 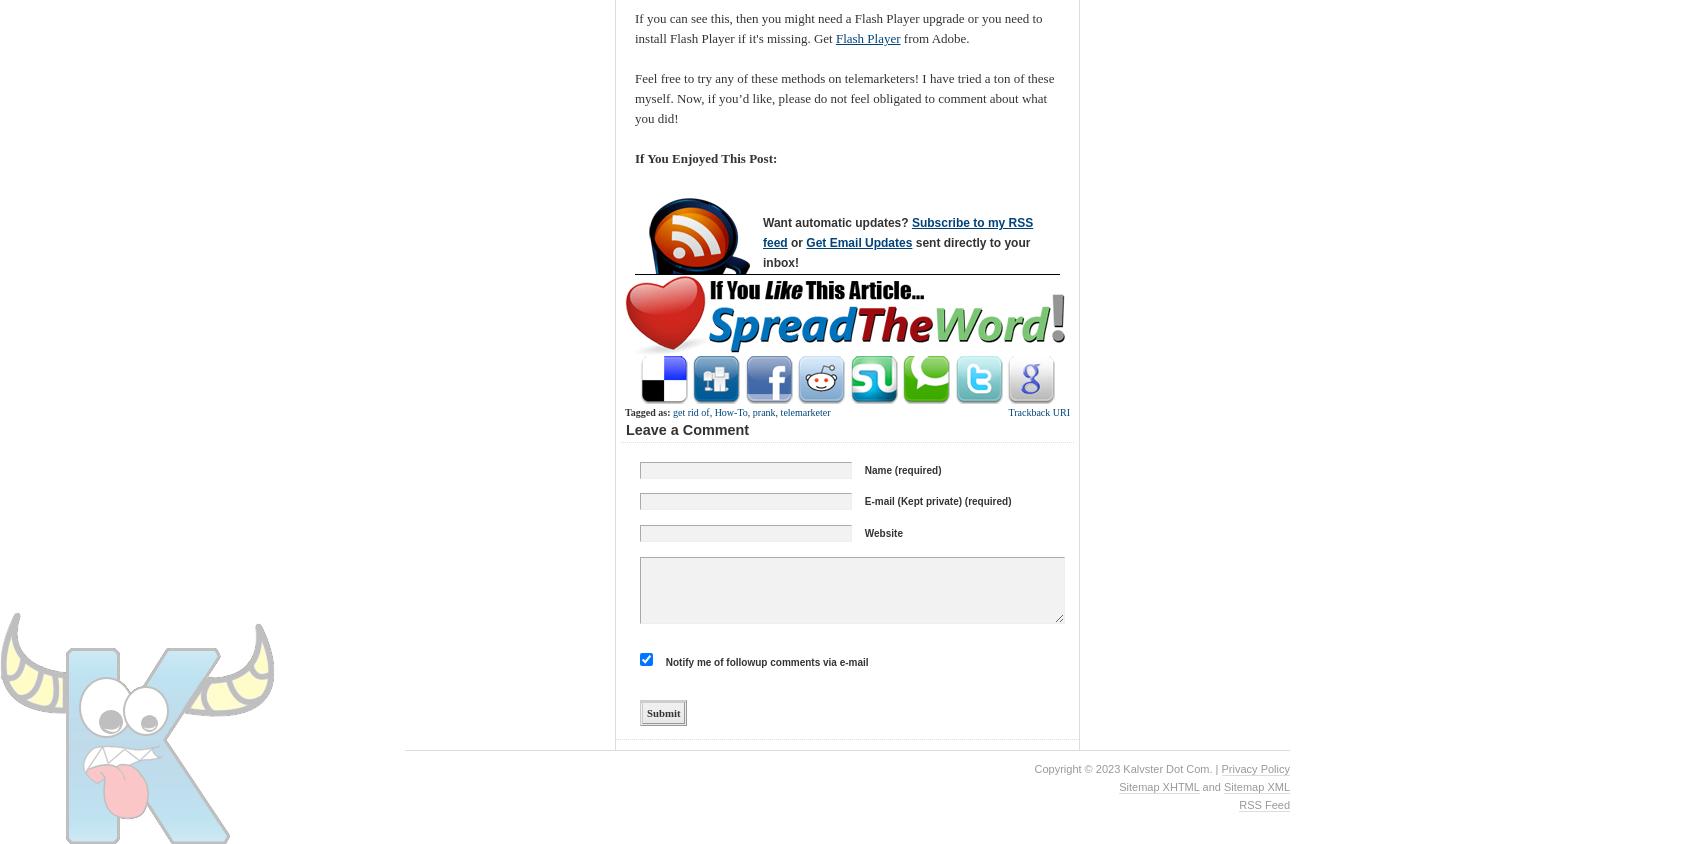 What do you see at coordinates (713, 411) in the screenshot?
I see `'How-To'` at bounding box center [713, 411].